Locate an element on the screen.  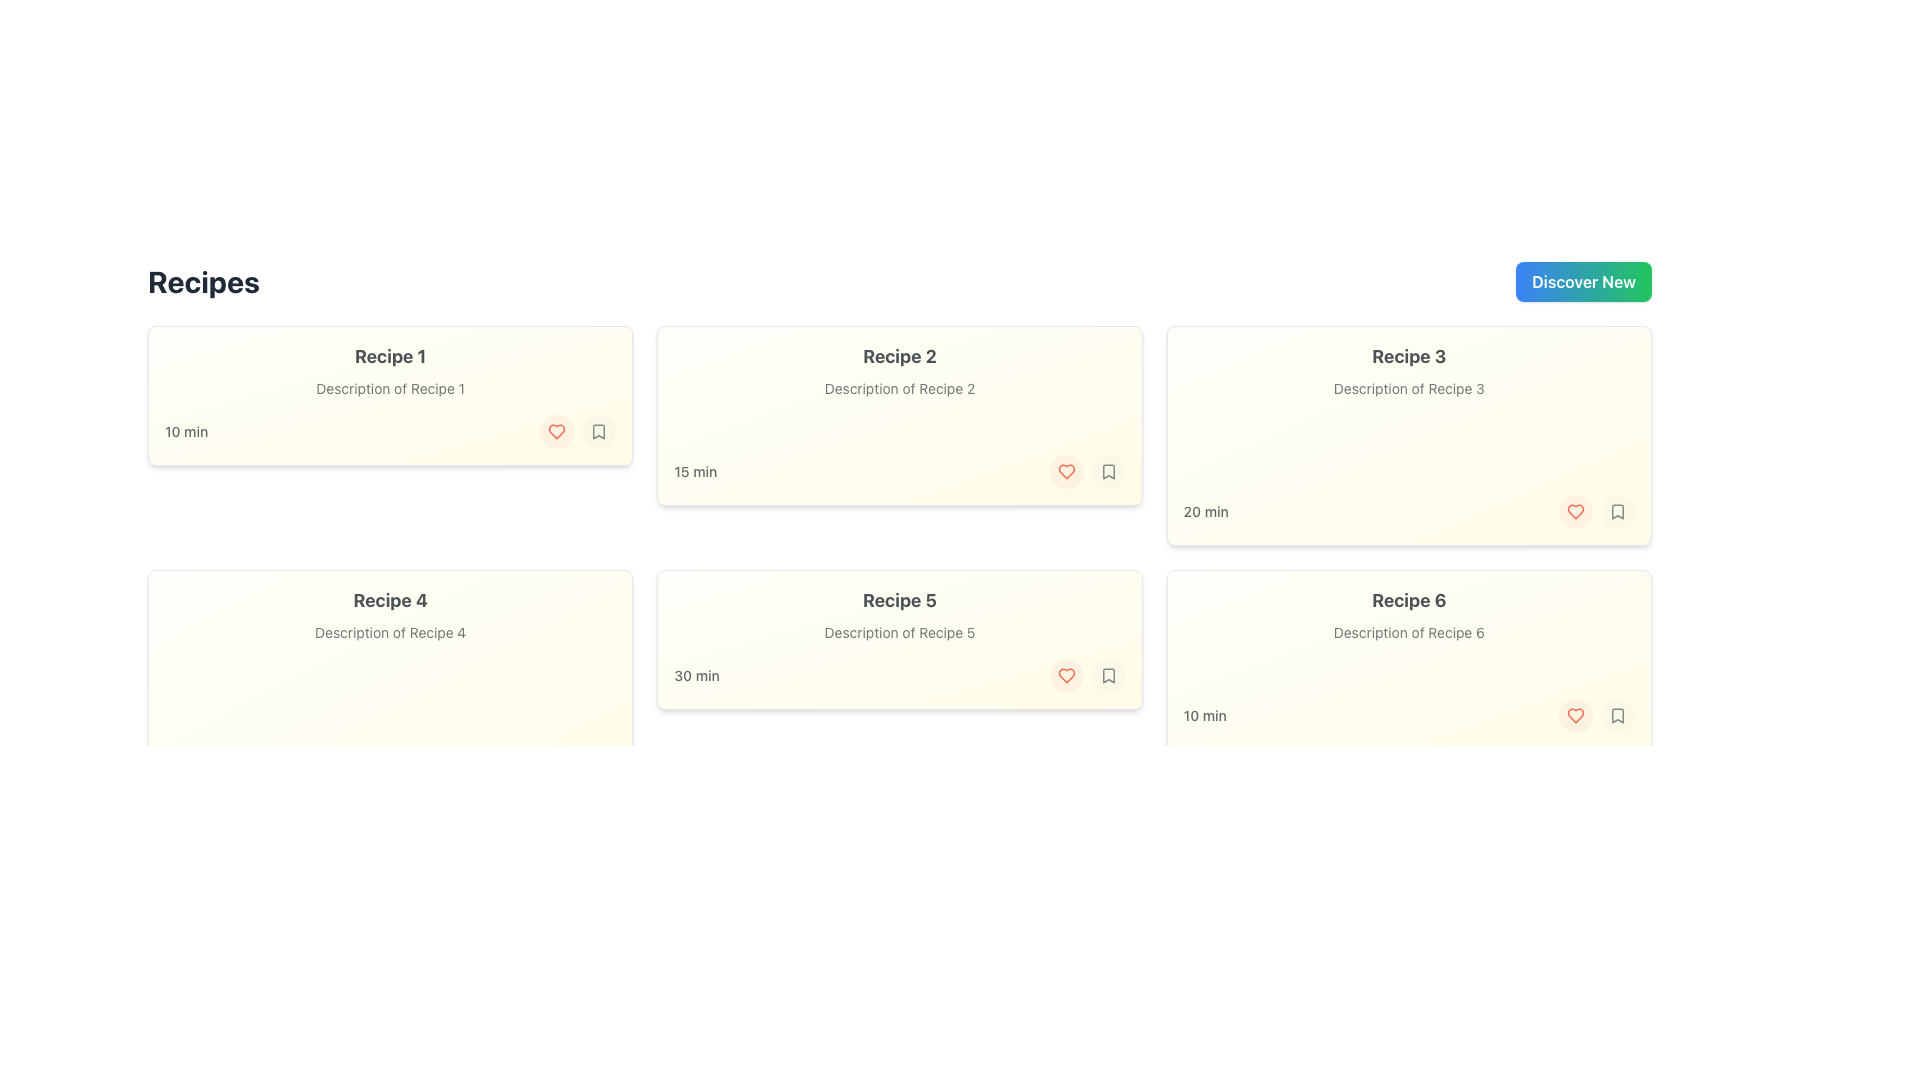
the circular button with a light gray background and a bookmark icon is located at coordinates (1617, 511).